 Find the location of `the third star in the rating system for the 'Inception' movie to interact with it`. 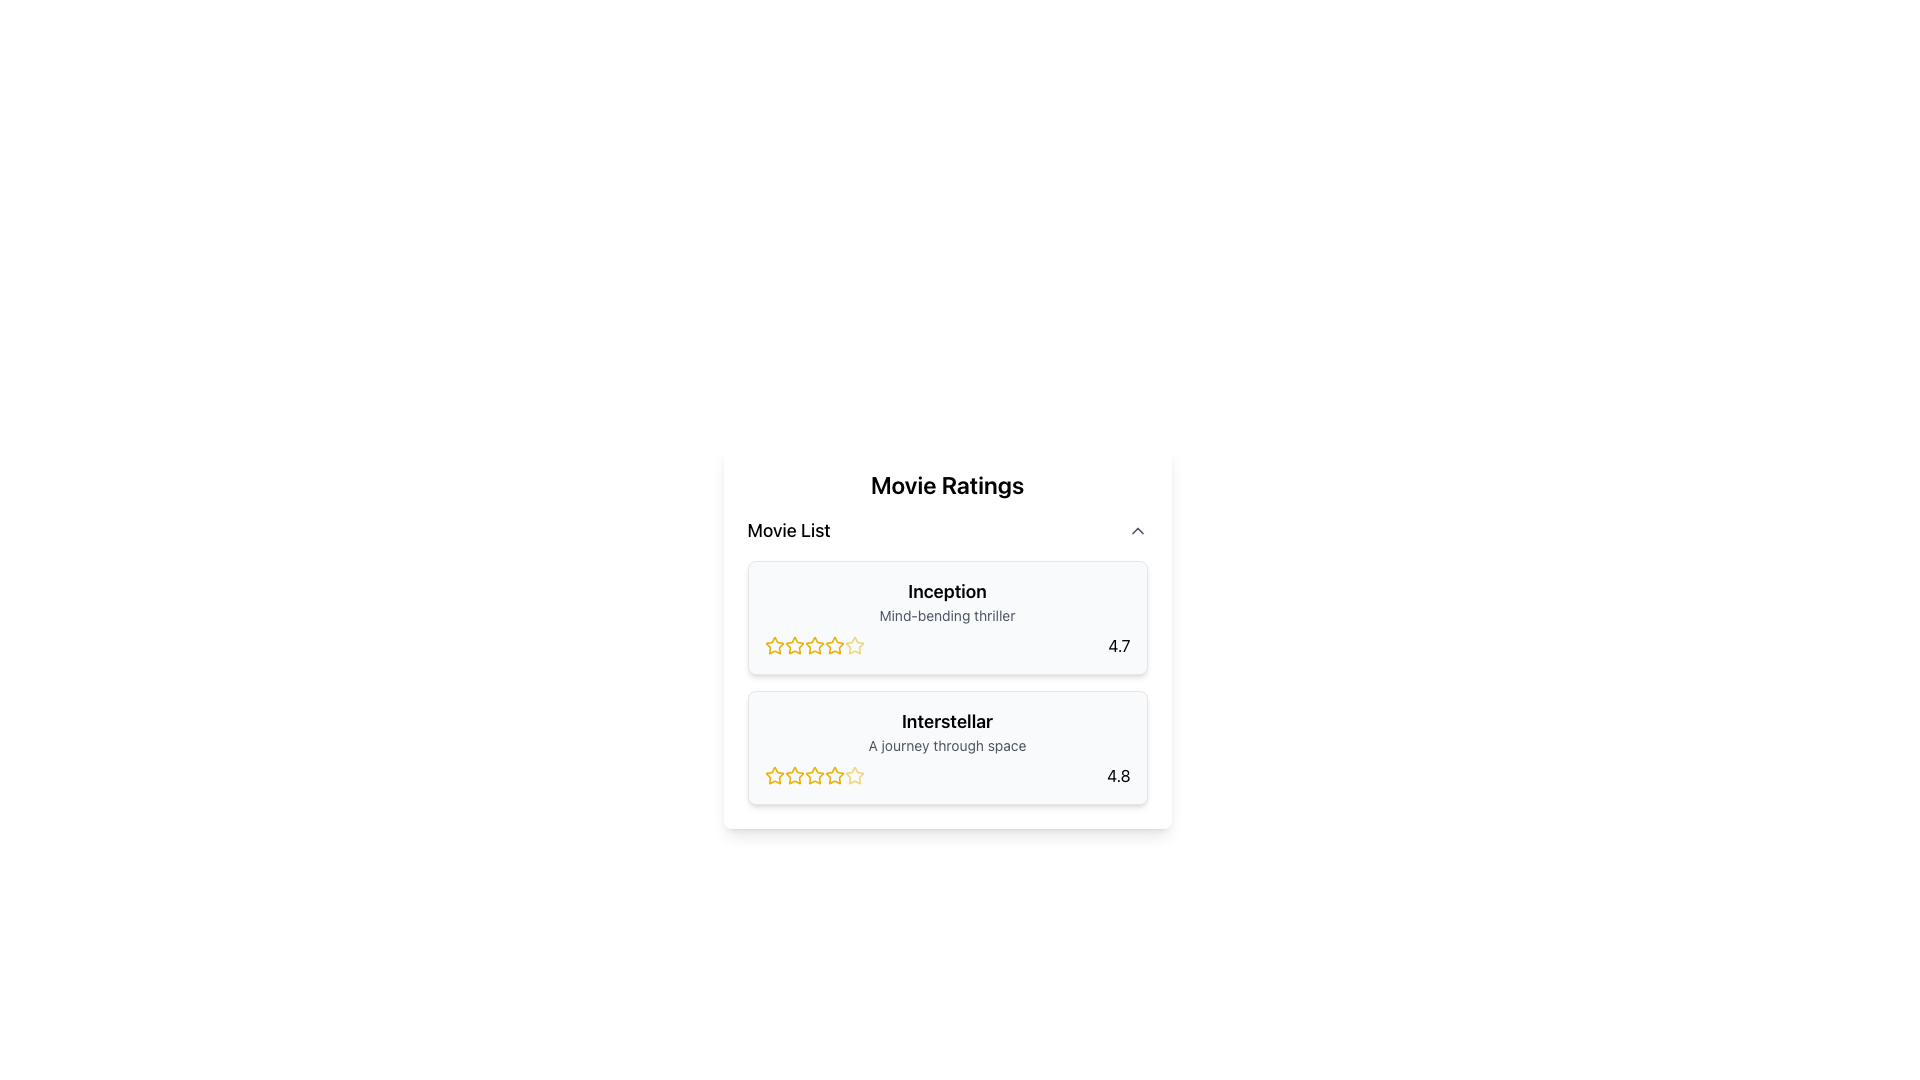

the third star in the rating system for the 'Inception' movie to interact with it is located at coordinates (834, 645).